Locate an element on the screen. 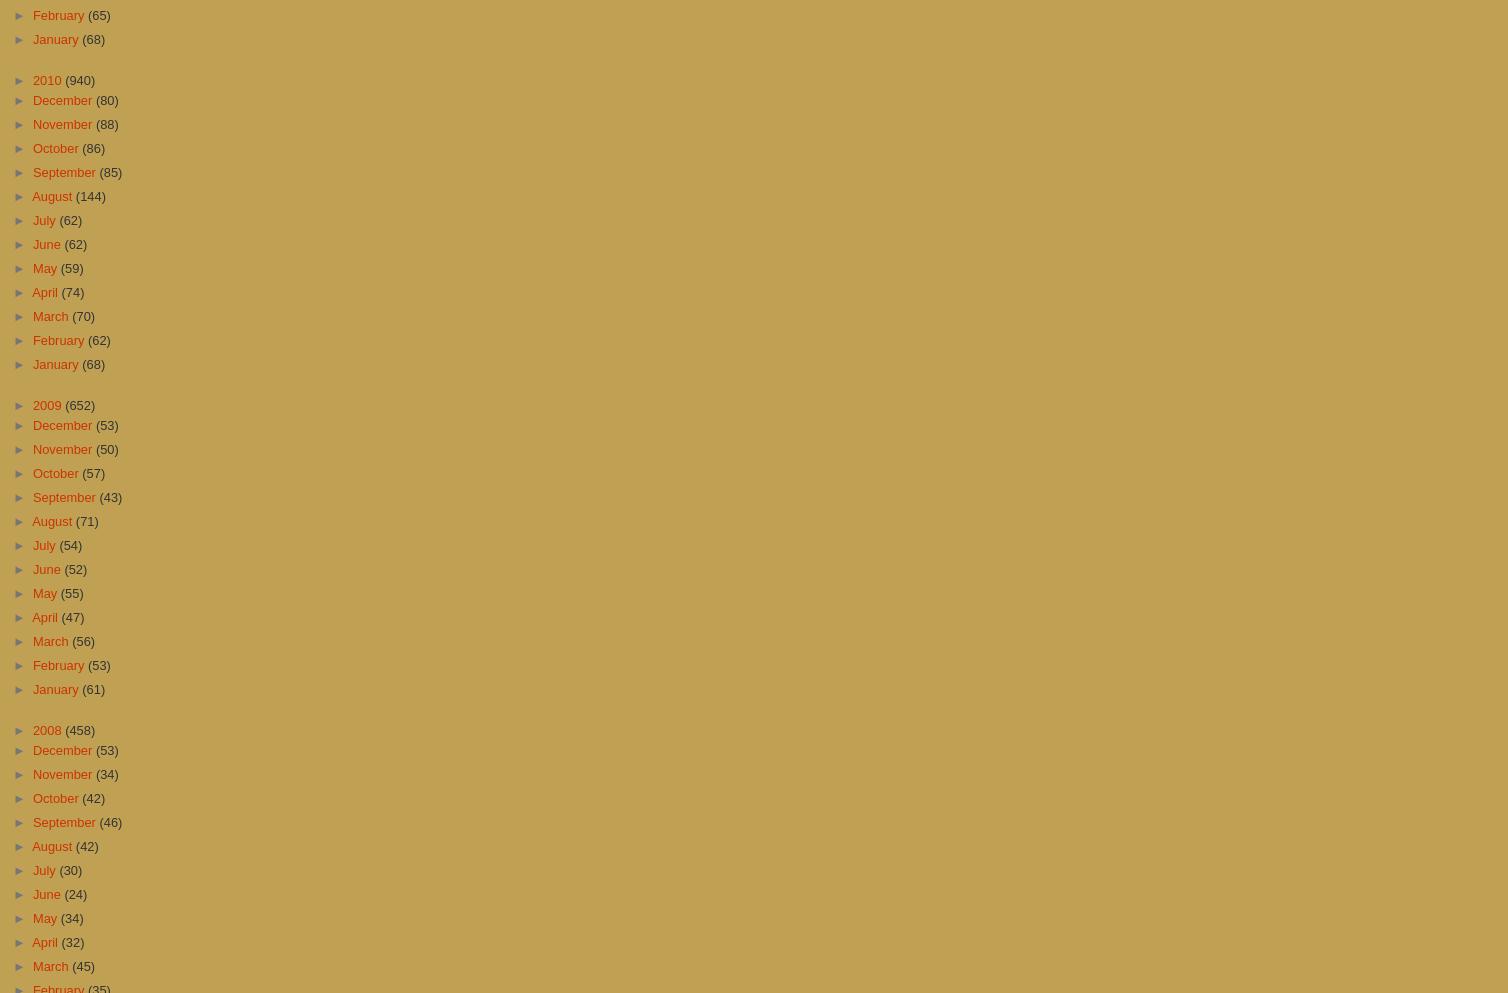 The height and width of the screenshot is (993, 1508). '(71)' is located at coordinates (74, 520).